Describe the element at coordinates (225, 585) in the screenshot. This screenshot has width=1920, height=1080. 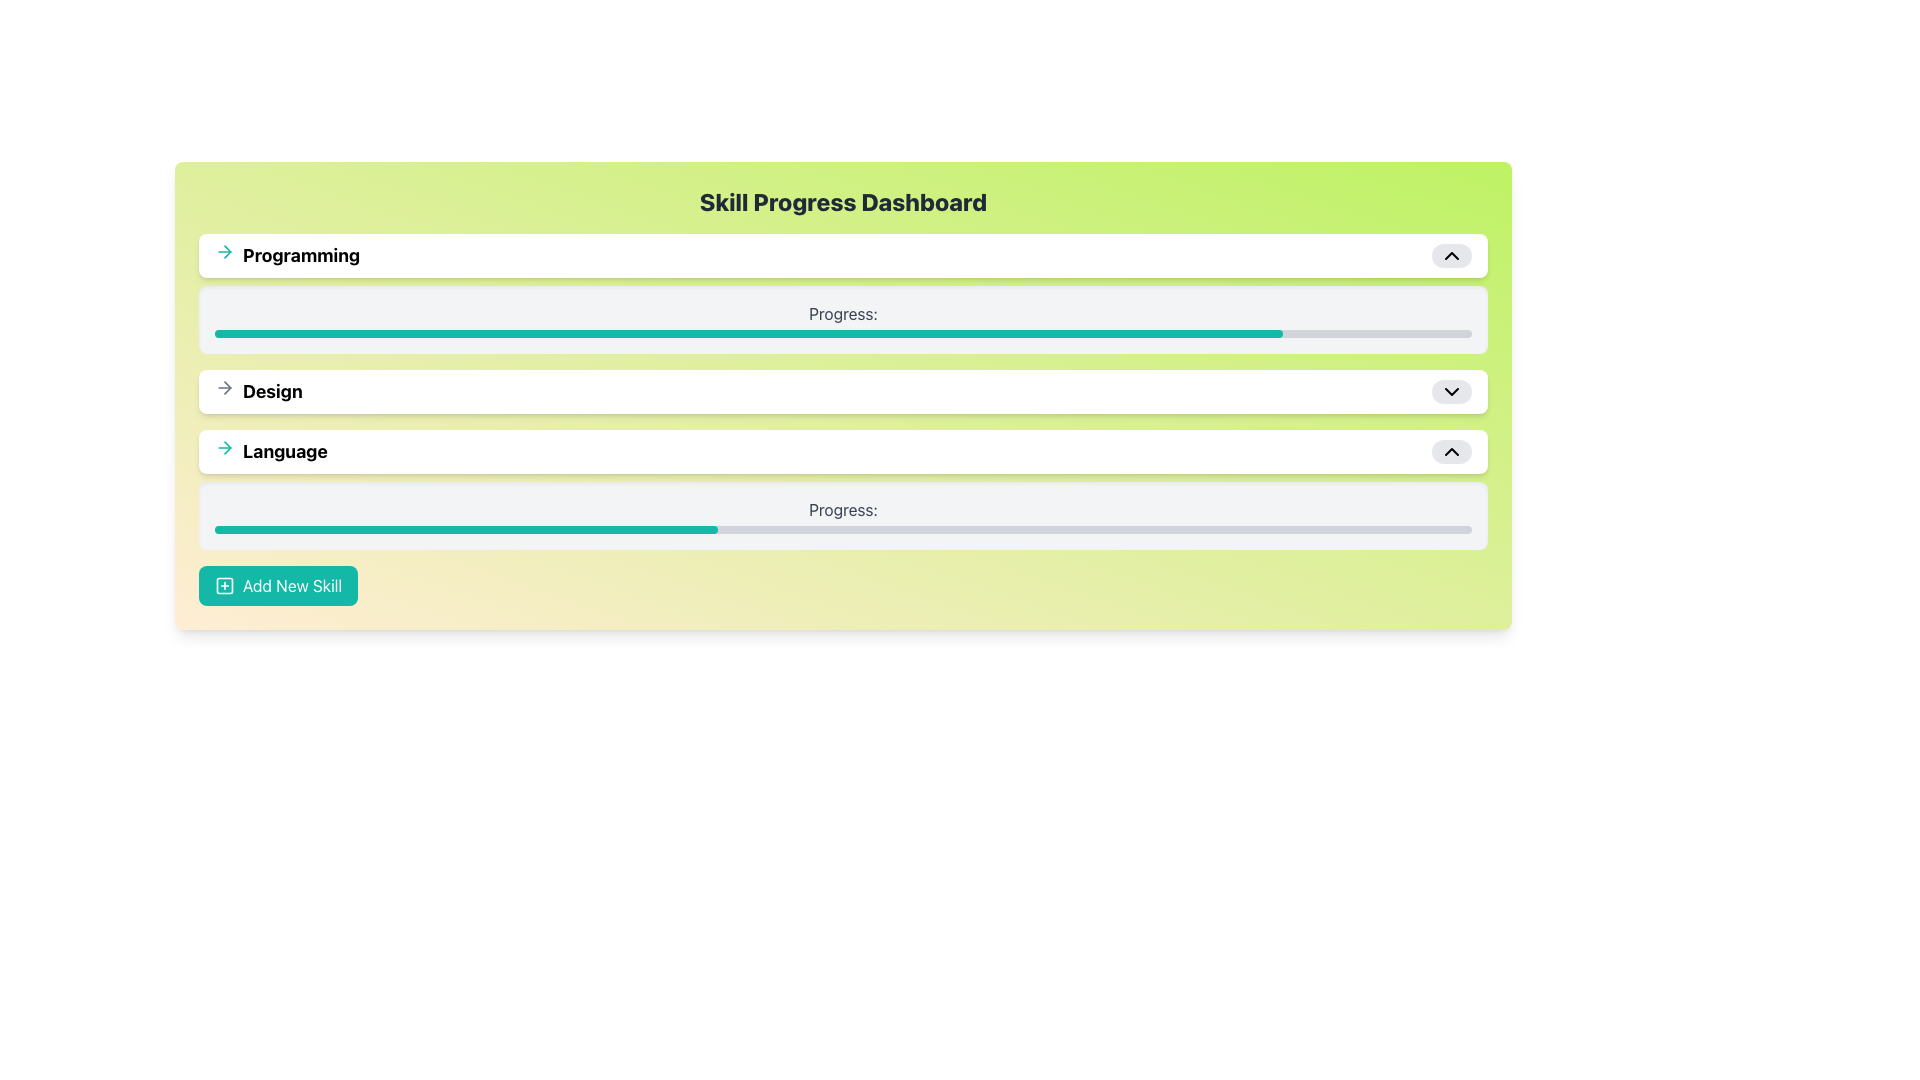
I see `the 'Add New Skill' icon, which features a plus sign inside a square, located at the bottom-left corner of the interface` at that location.